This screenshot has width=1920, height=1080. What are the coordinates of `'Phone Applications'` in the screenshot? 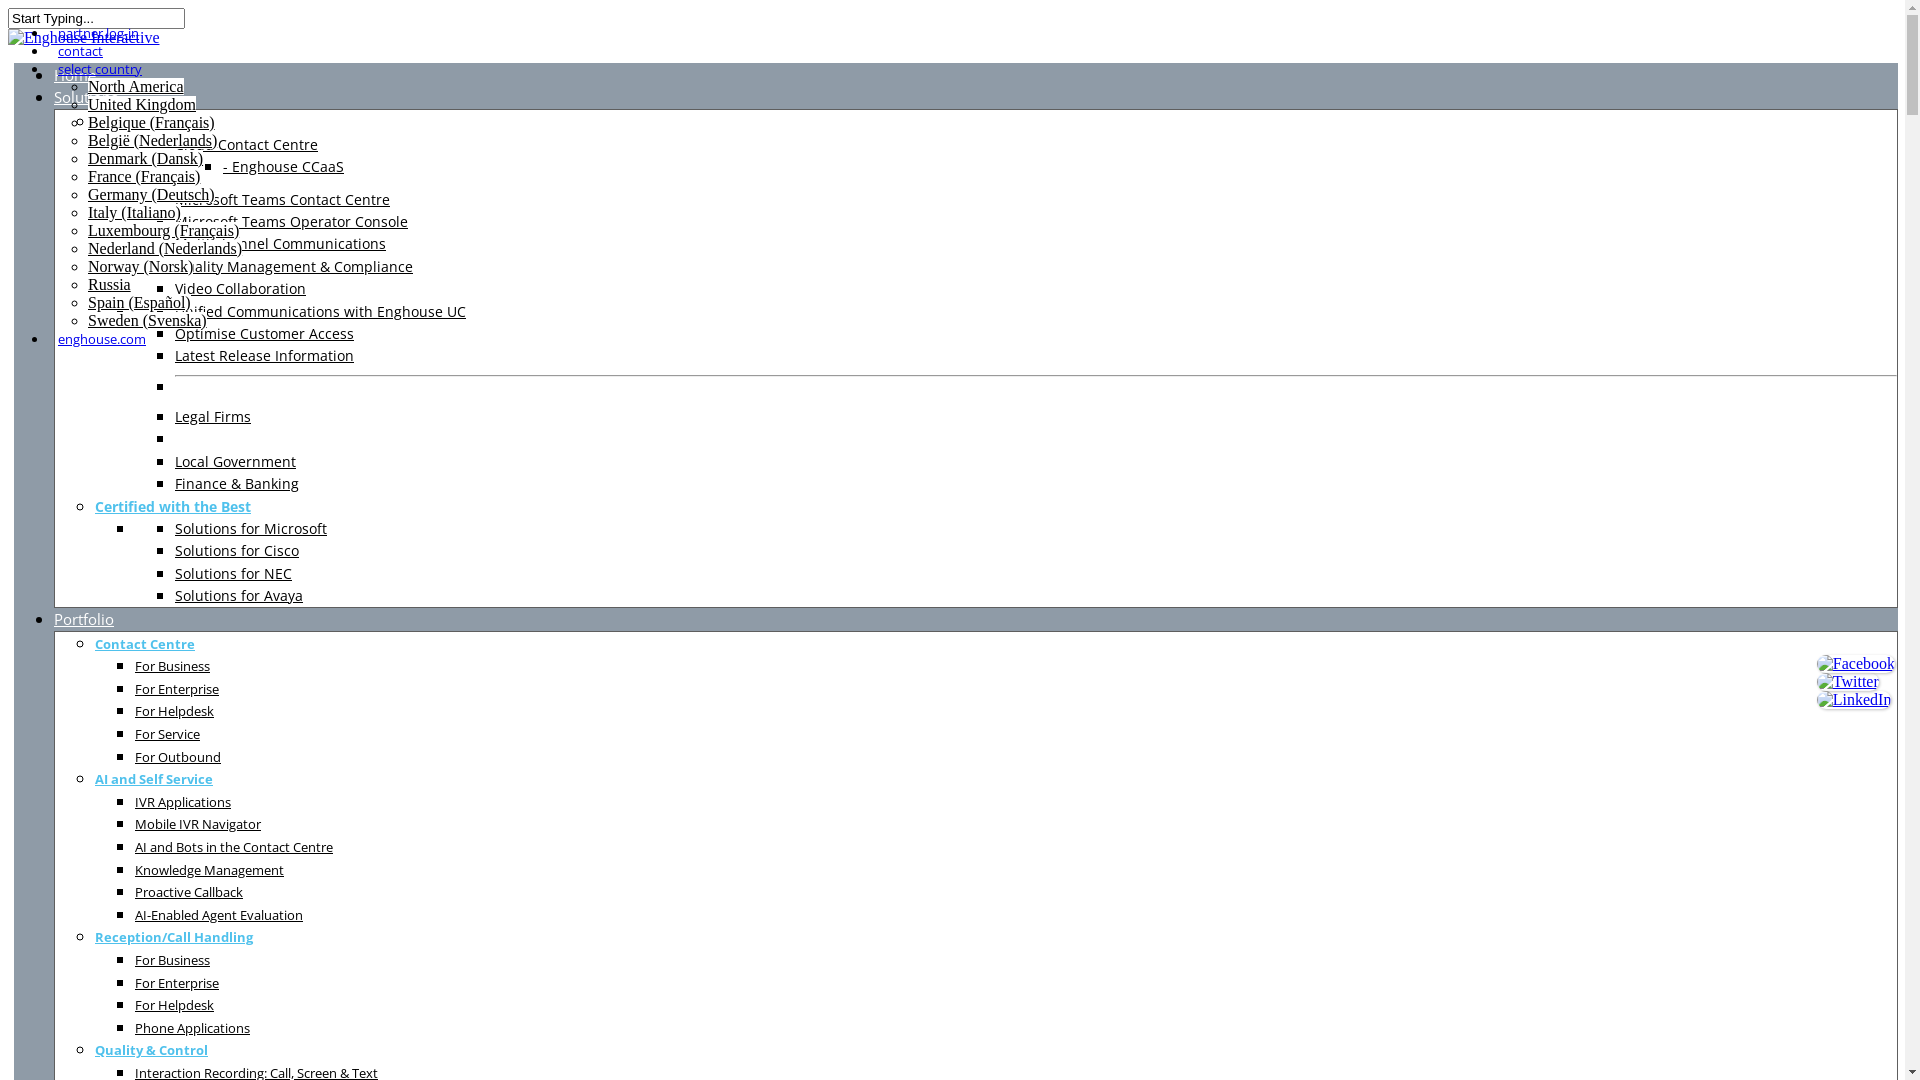 It's located at (192, 1027).